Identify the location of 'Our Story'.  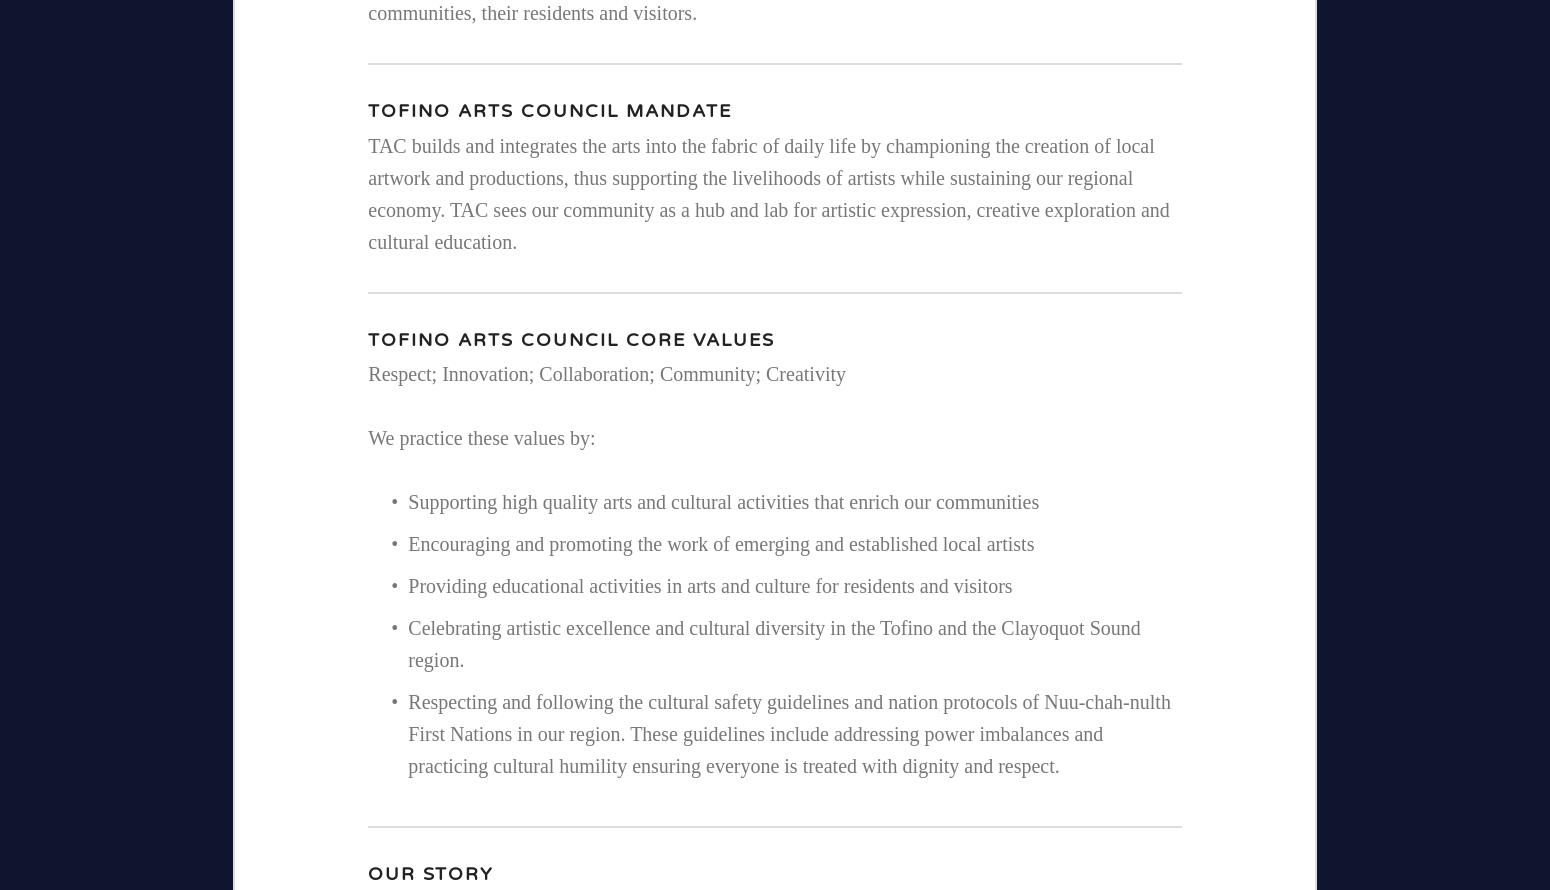
(431, 872).